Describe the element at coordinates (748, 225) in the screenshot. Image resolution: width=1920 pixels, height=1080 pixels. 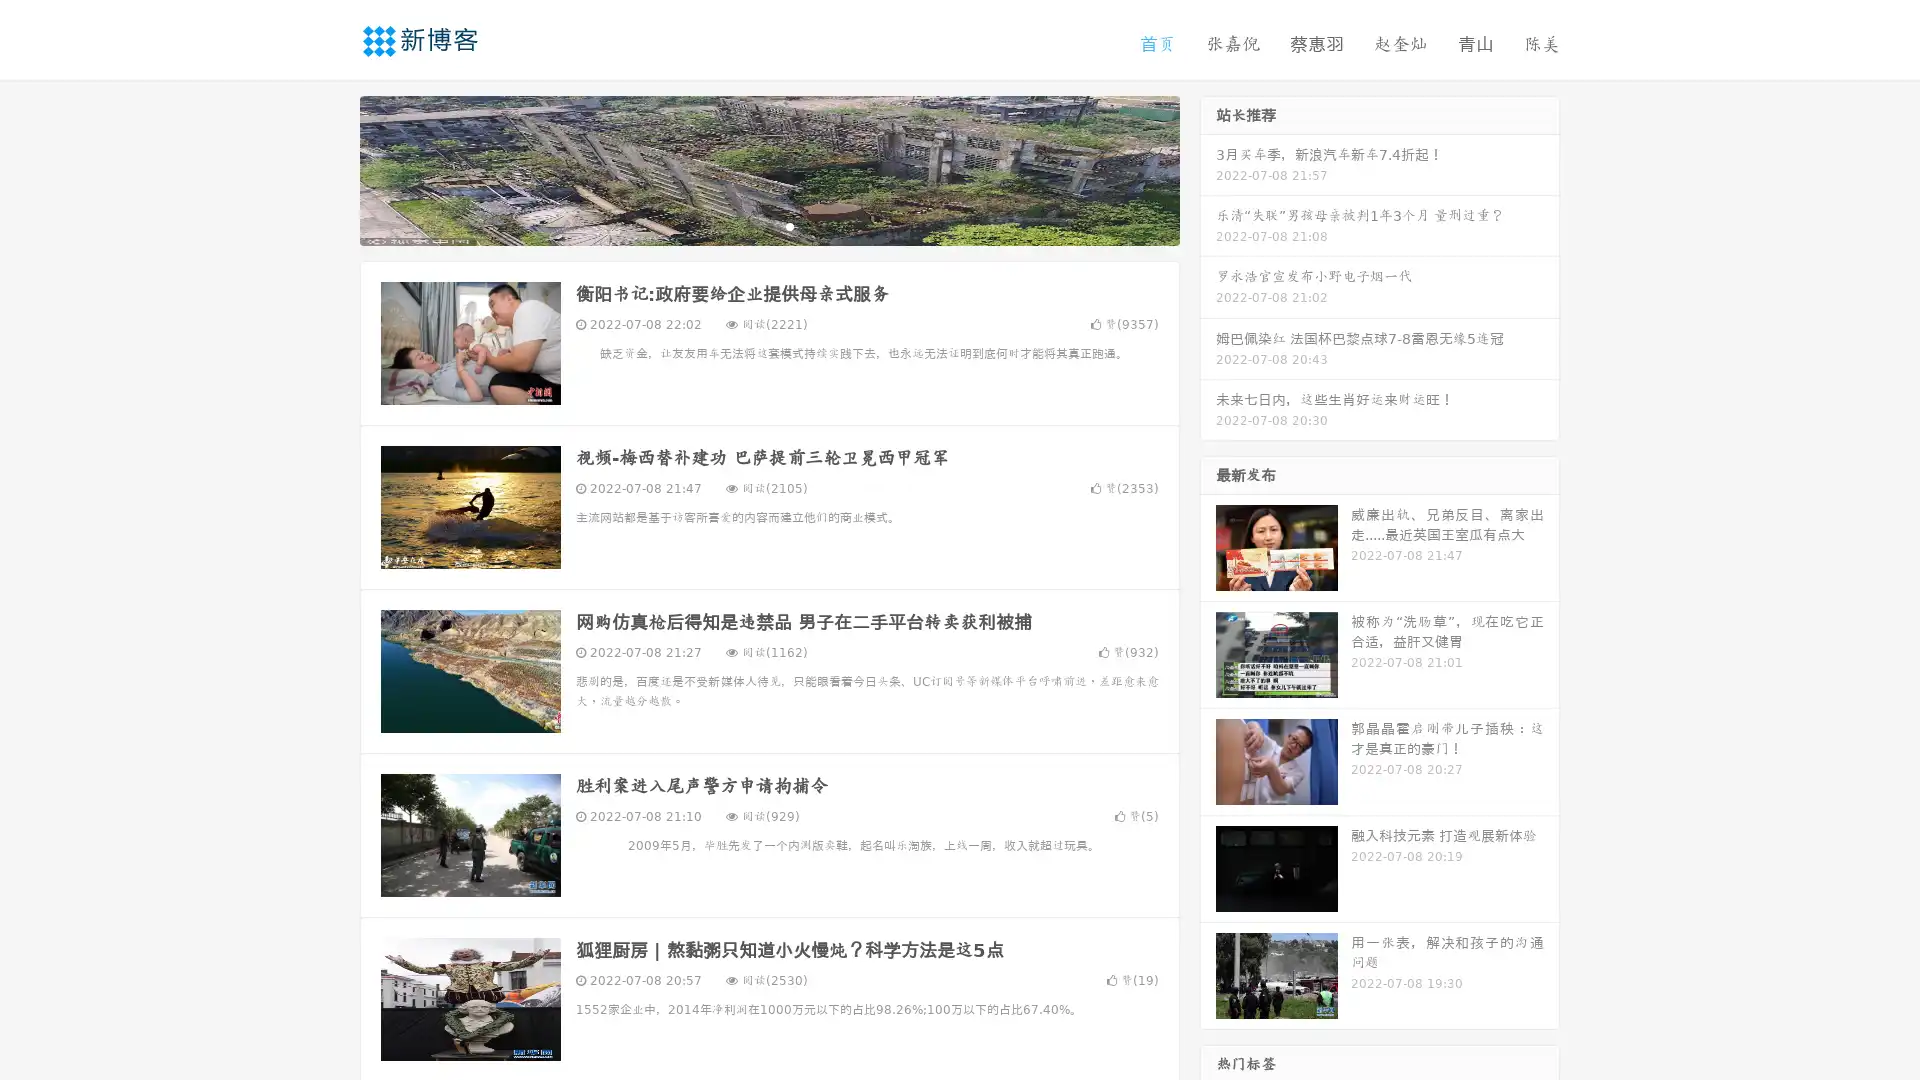
I see `Go to slide 1` at that location.